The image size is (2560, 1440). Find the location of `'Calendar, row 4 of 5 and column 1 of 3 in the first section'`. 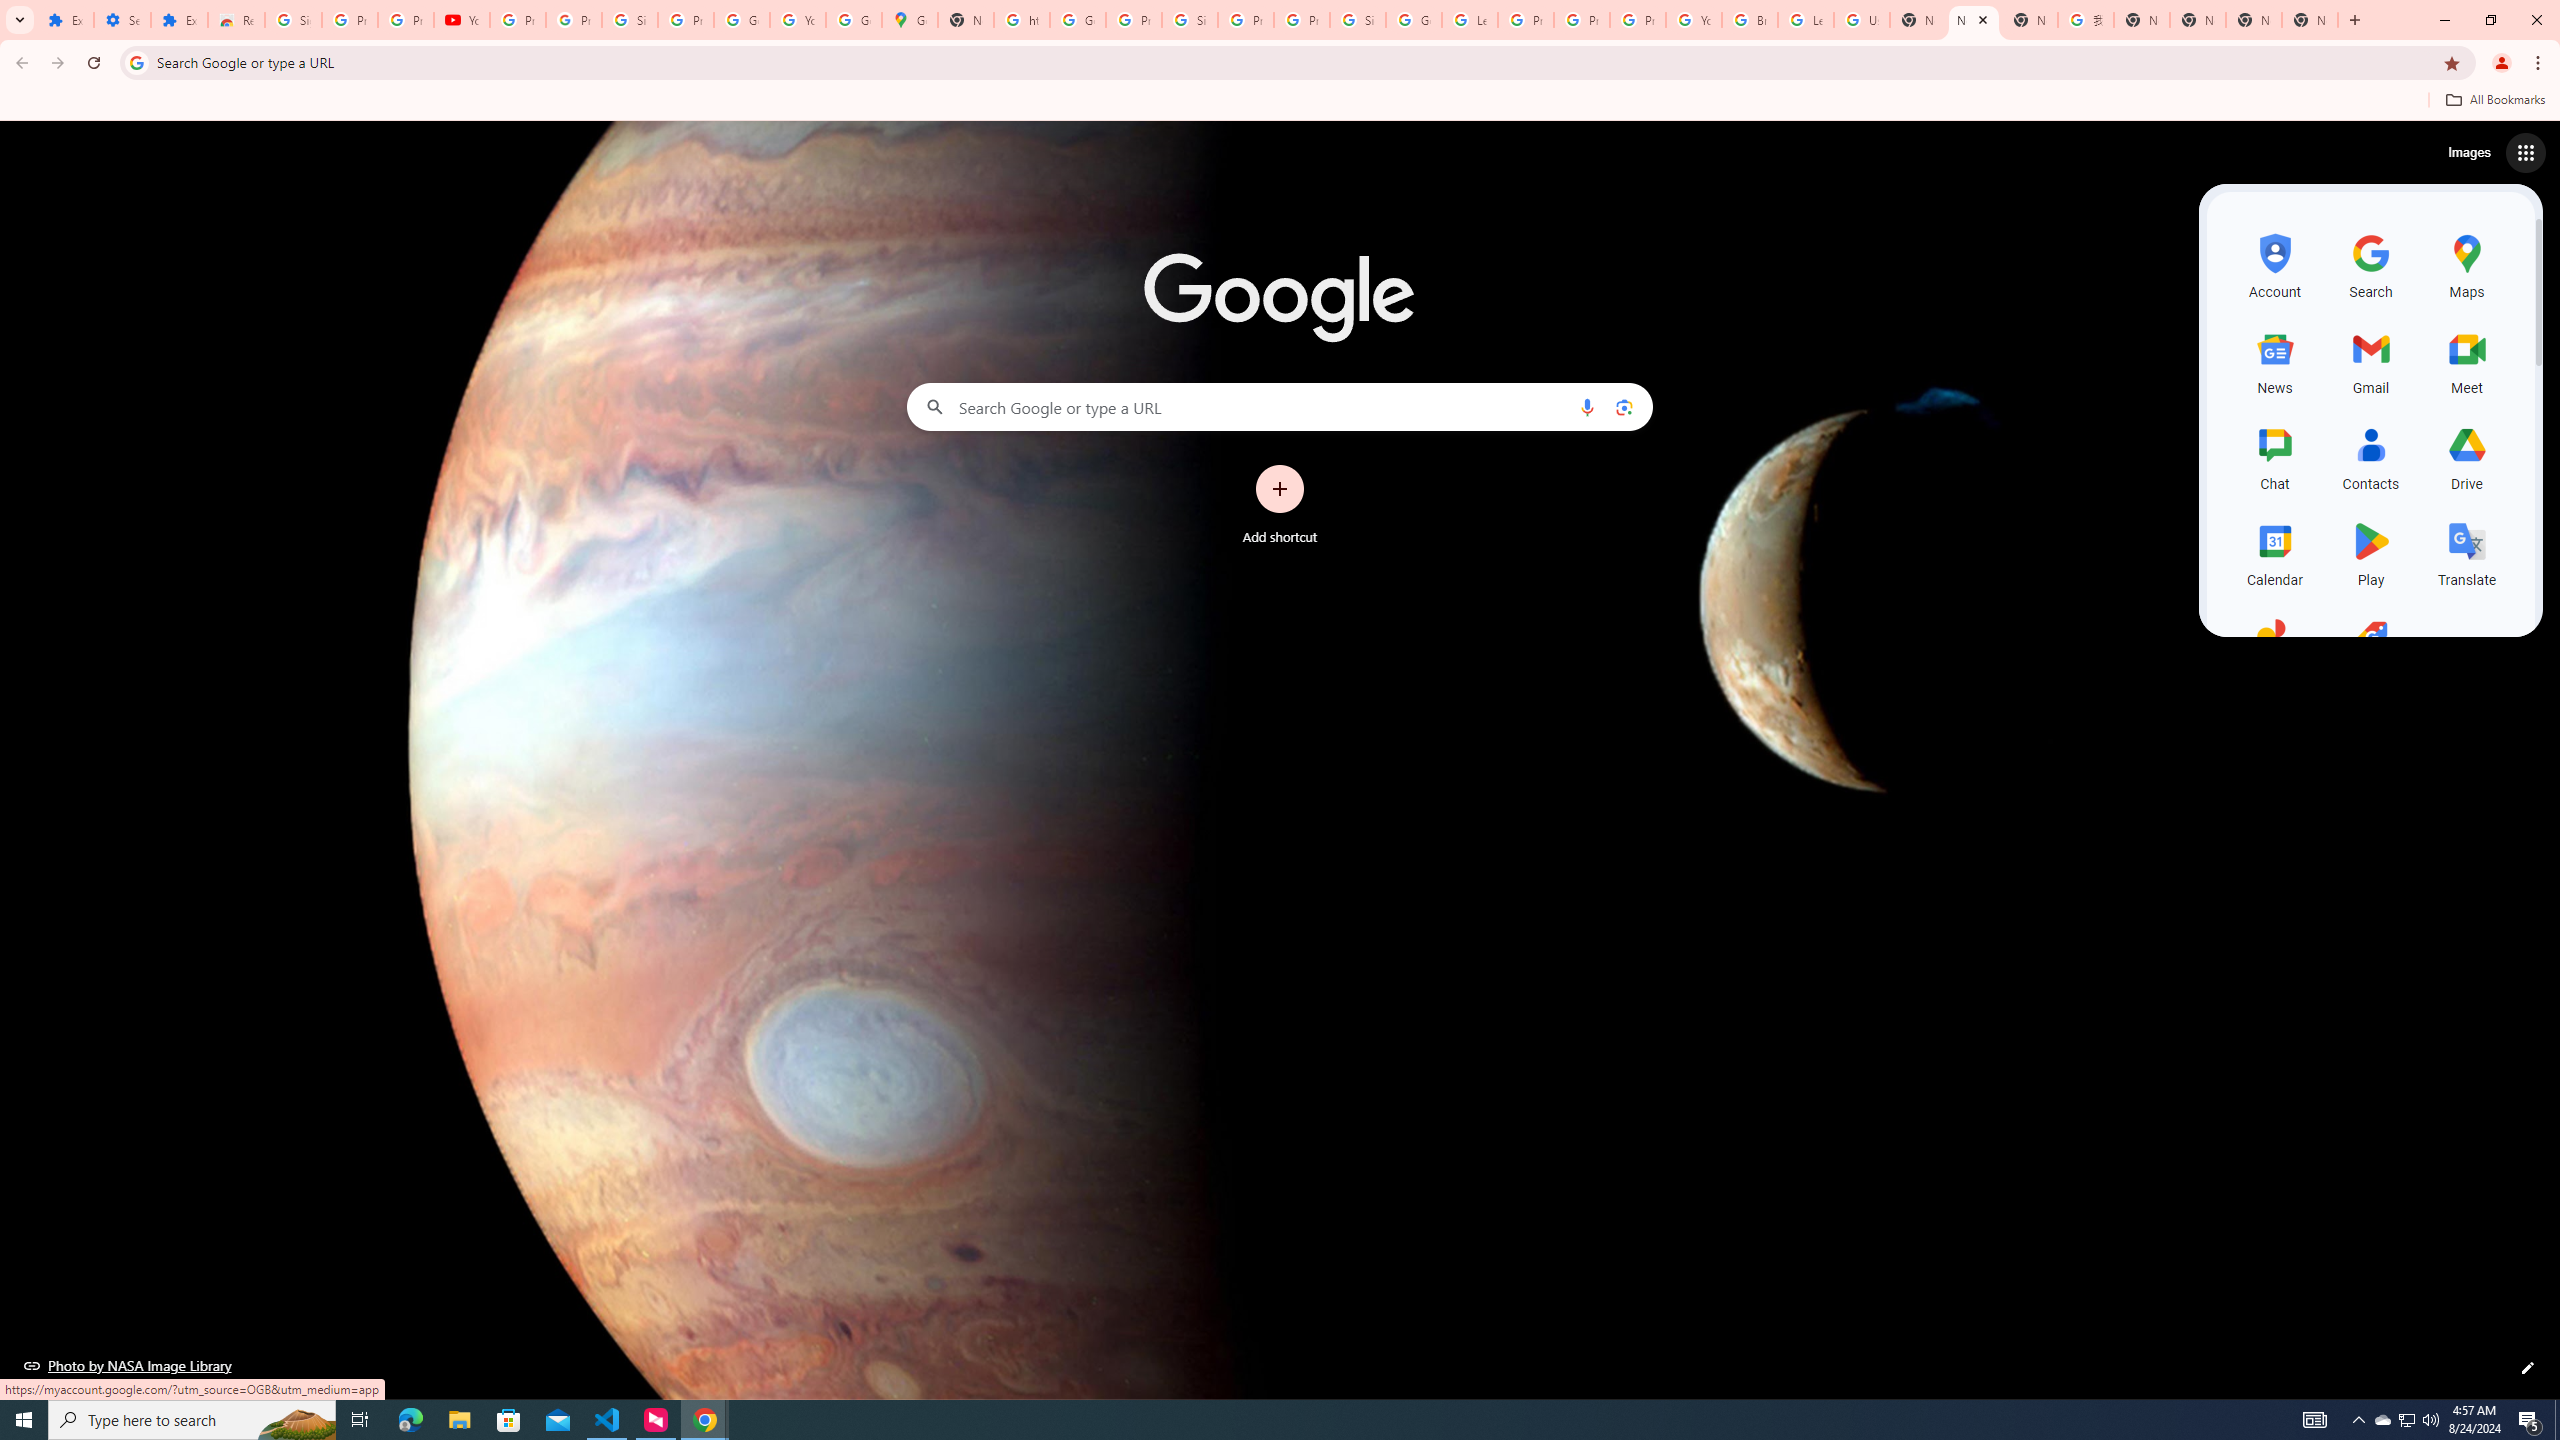

'Calendar, row 4 of 5 and column 1 of 3 in the first section' is located at coordinates (2274, 551).